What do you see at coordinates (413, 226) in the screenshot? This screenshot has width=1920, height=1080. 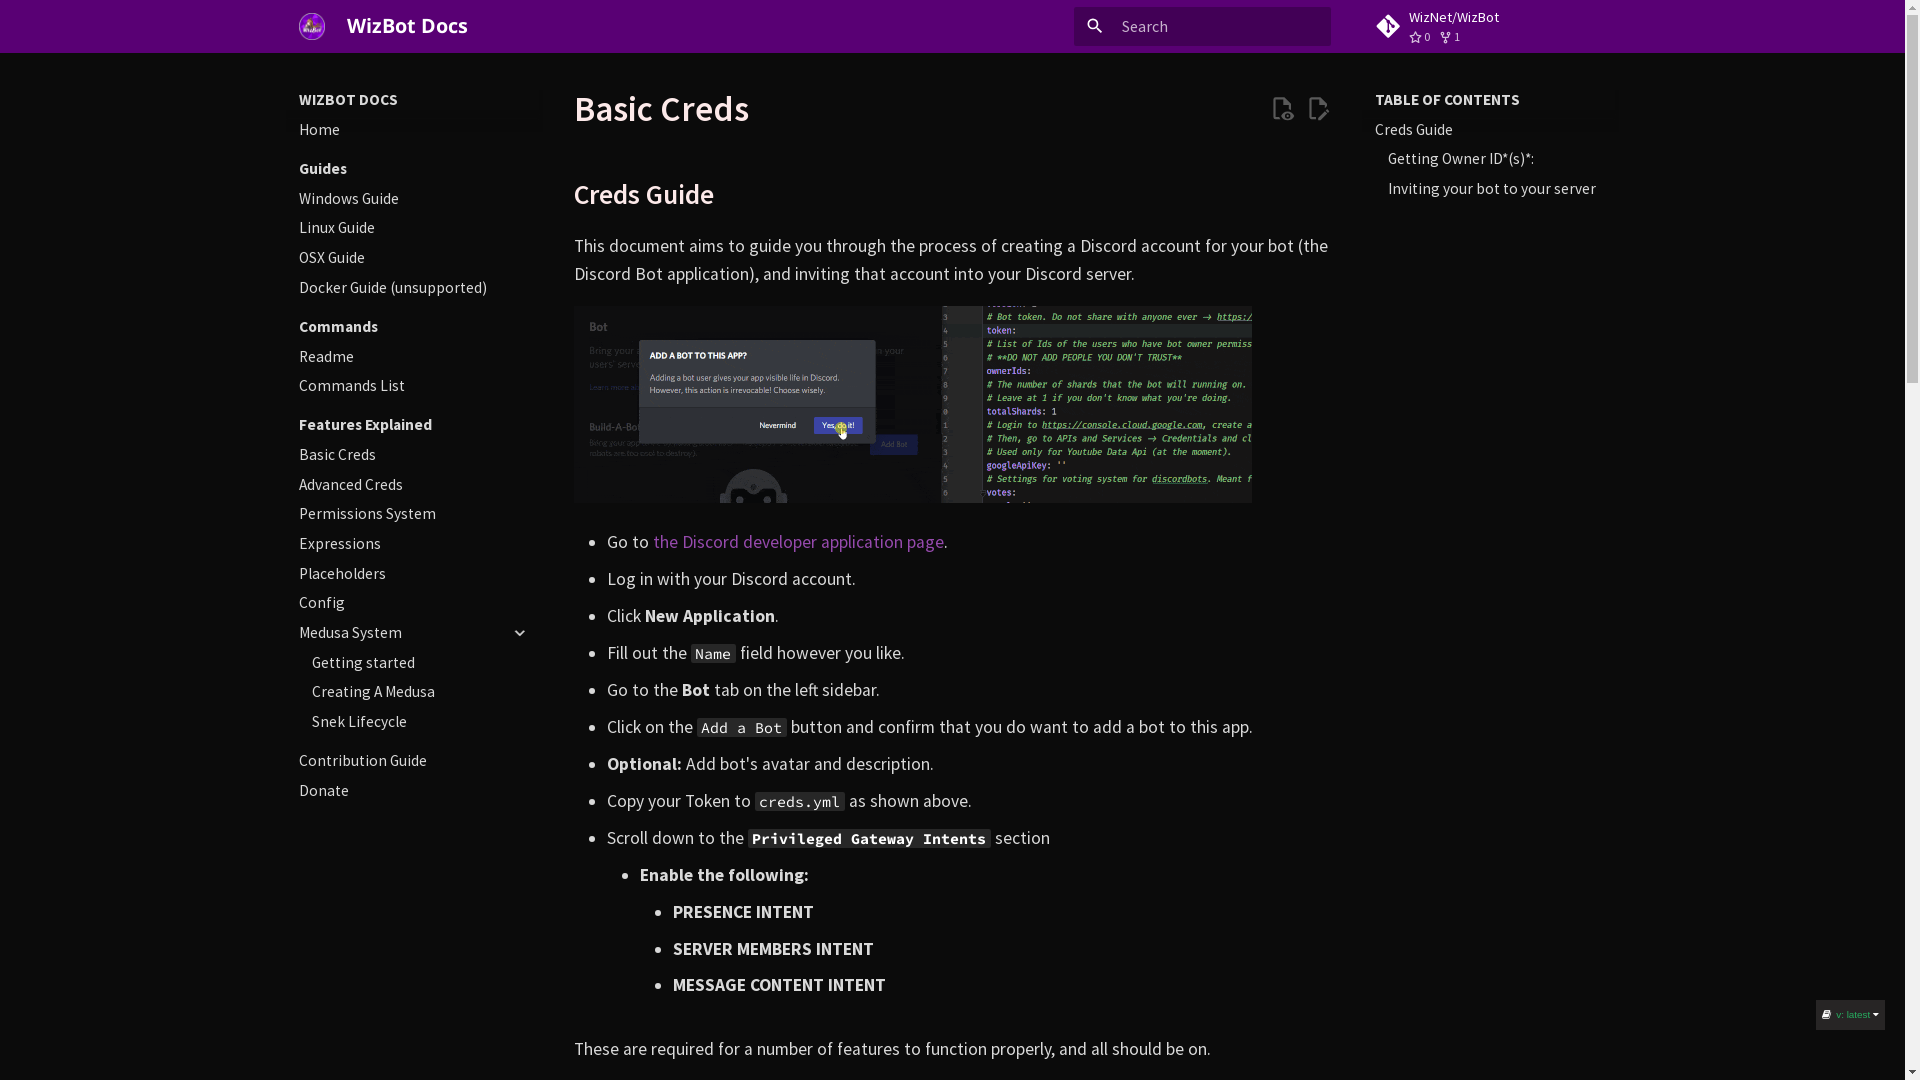 I see `'Linux Guide'` at bounding box center [413, 226].